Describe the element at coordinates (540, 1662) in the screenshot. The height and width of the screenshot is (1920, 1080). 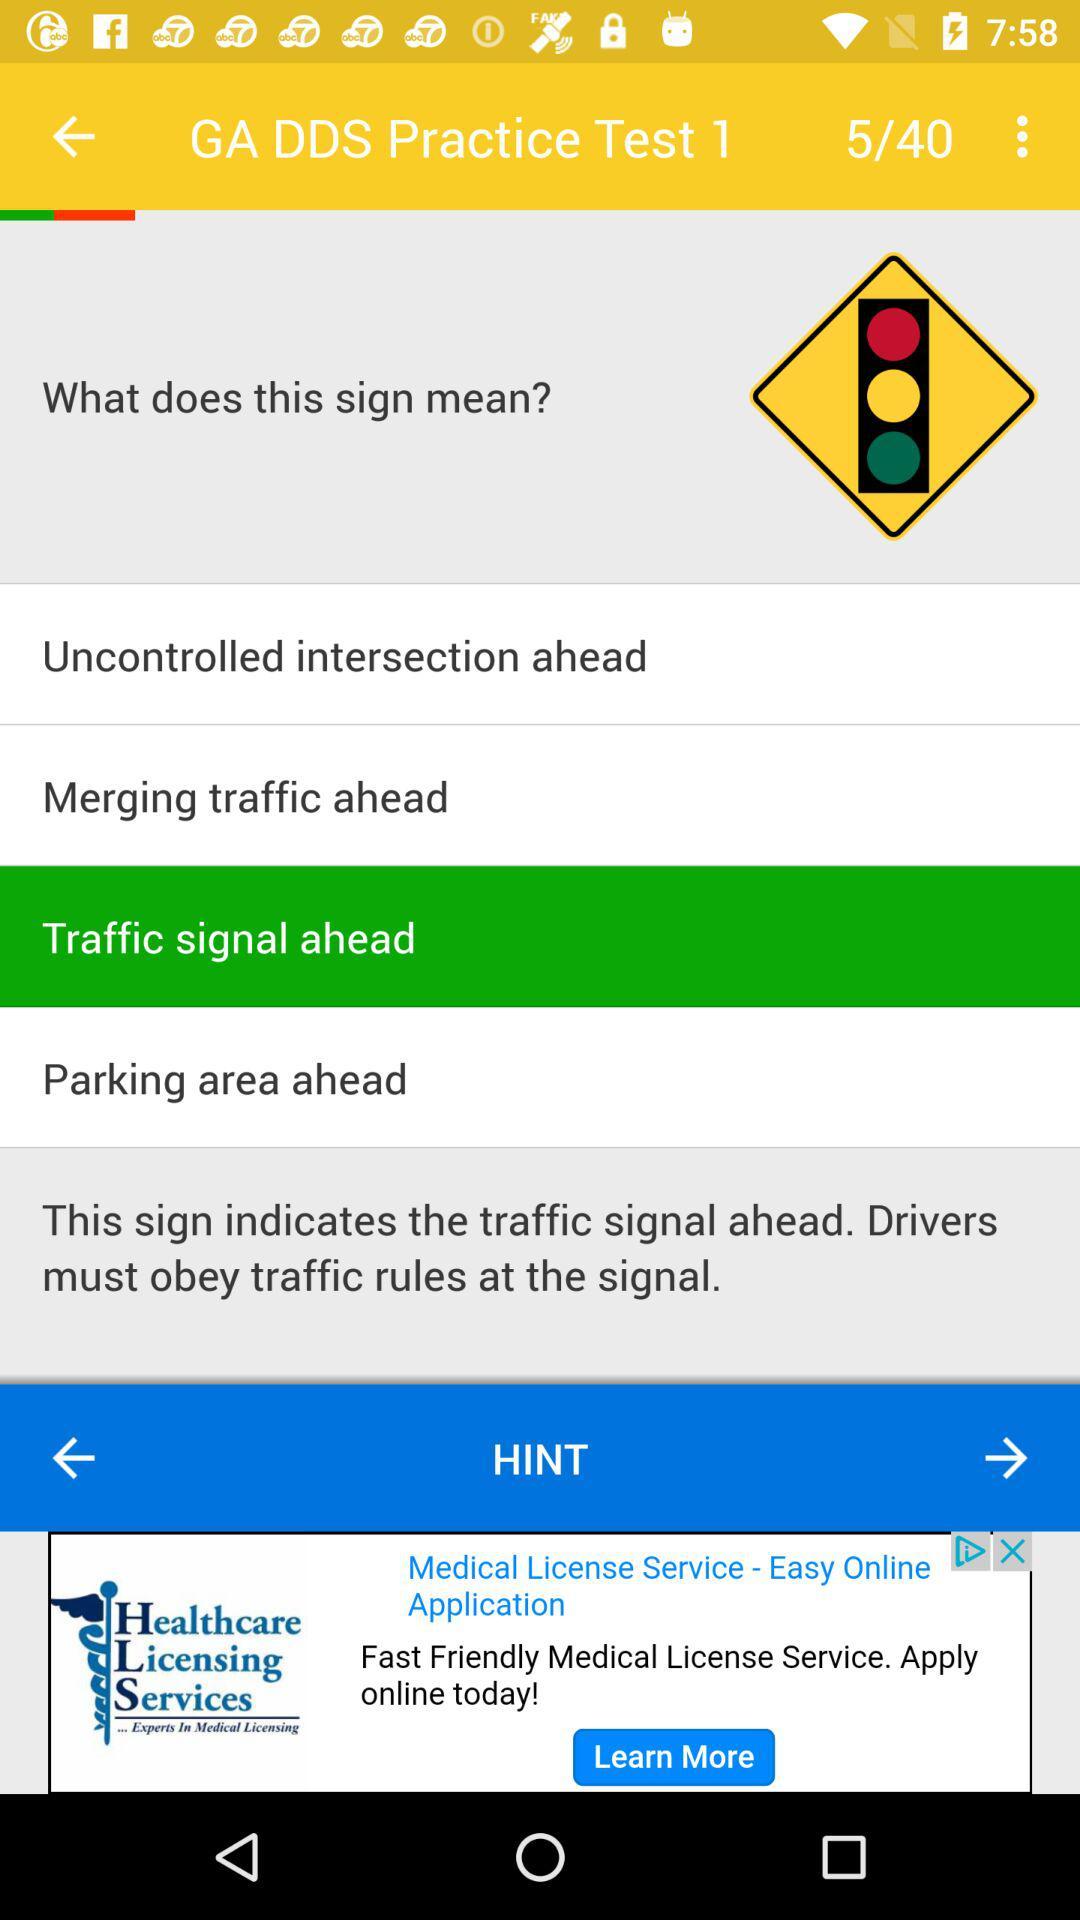
I see `advertisements about healthcare licensing services` at that location.